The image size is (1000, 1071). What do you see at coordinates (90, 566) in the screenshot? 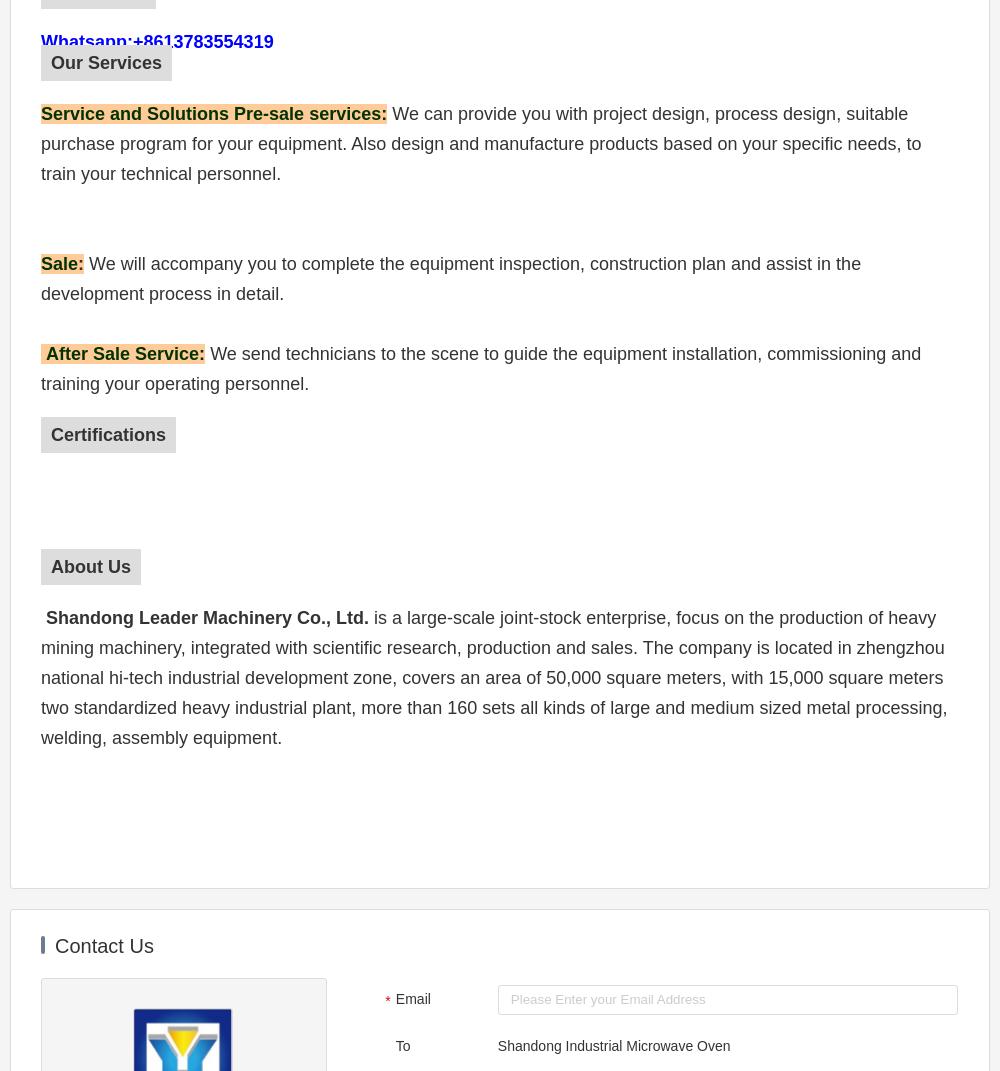
I see `'About Us'` at bounding box center [90, 566].